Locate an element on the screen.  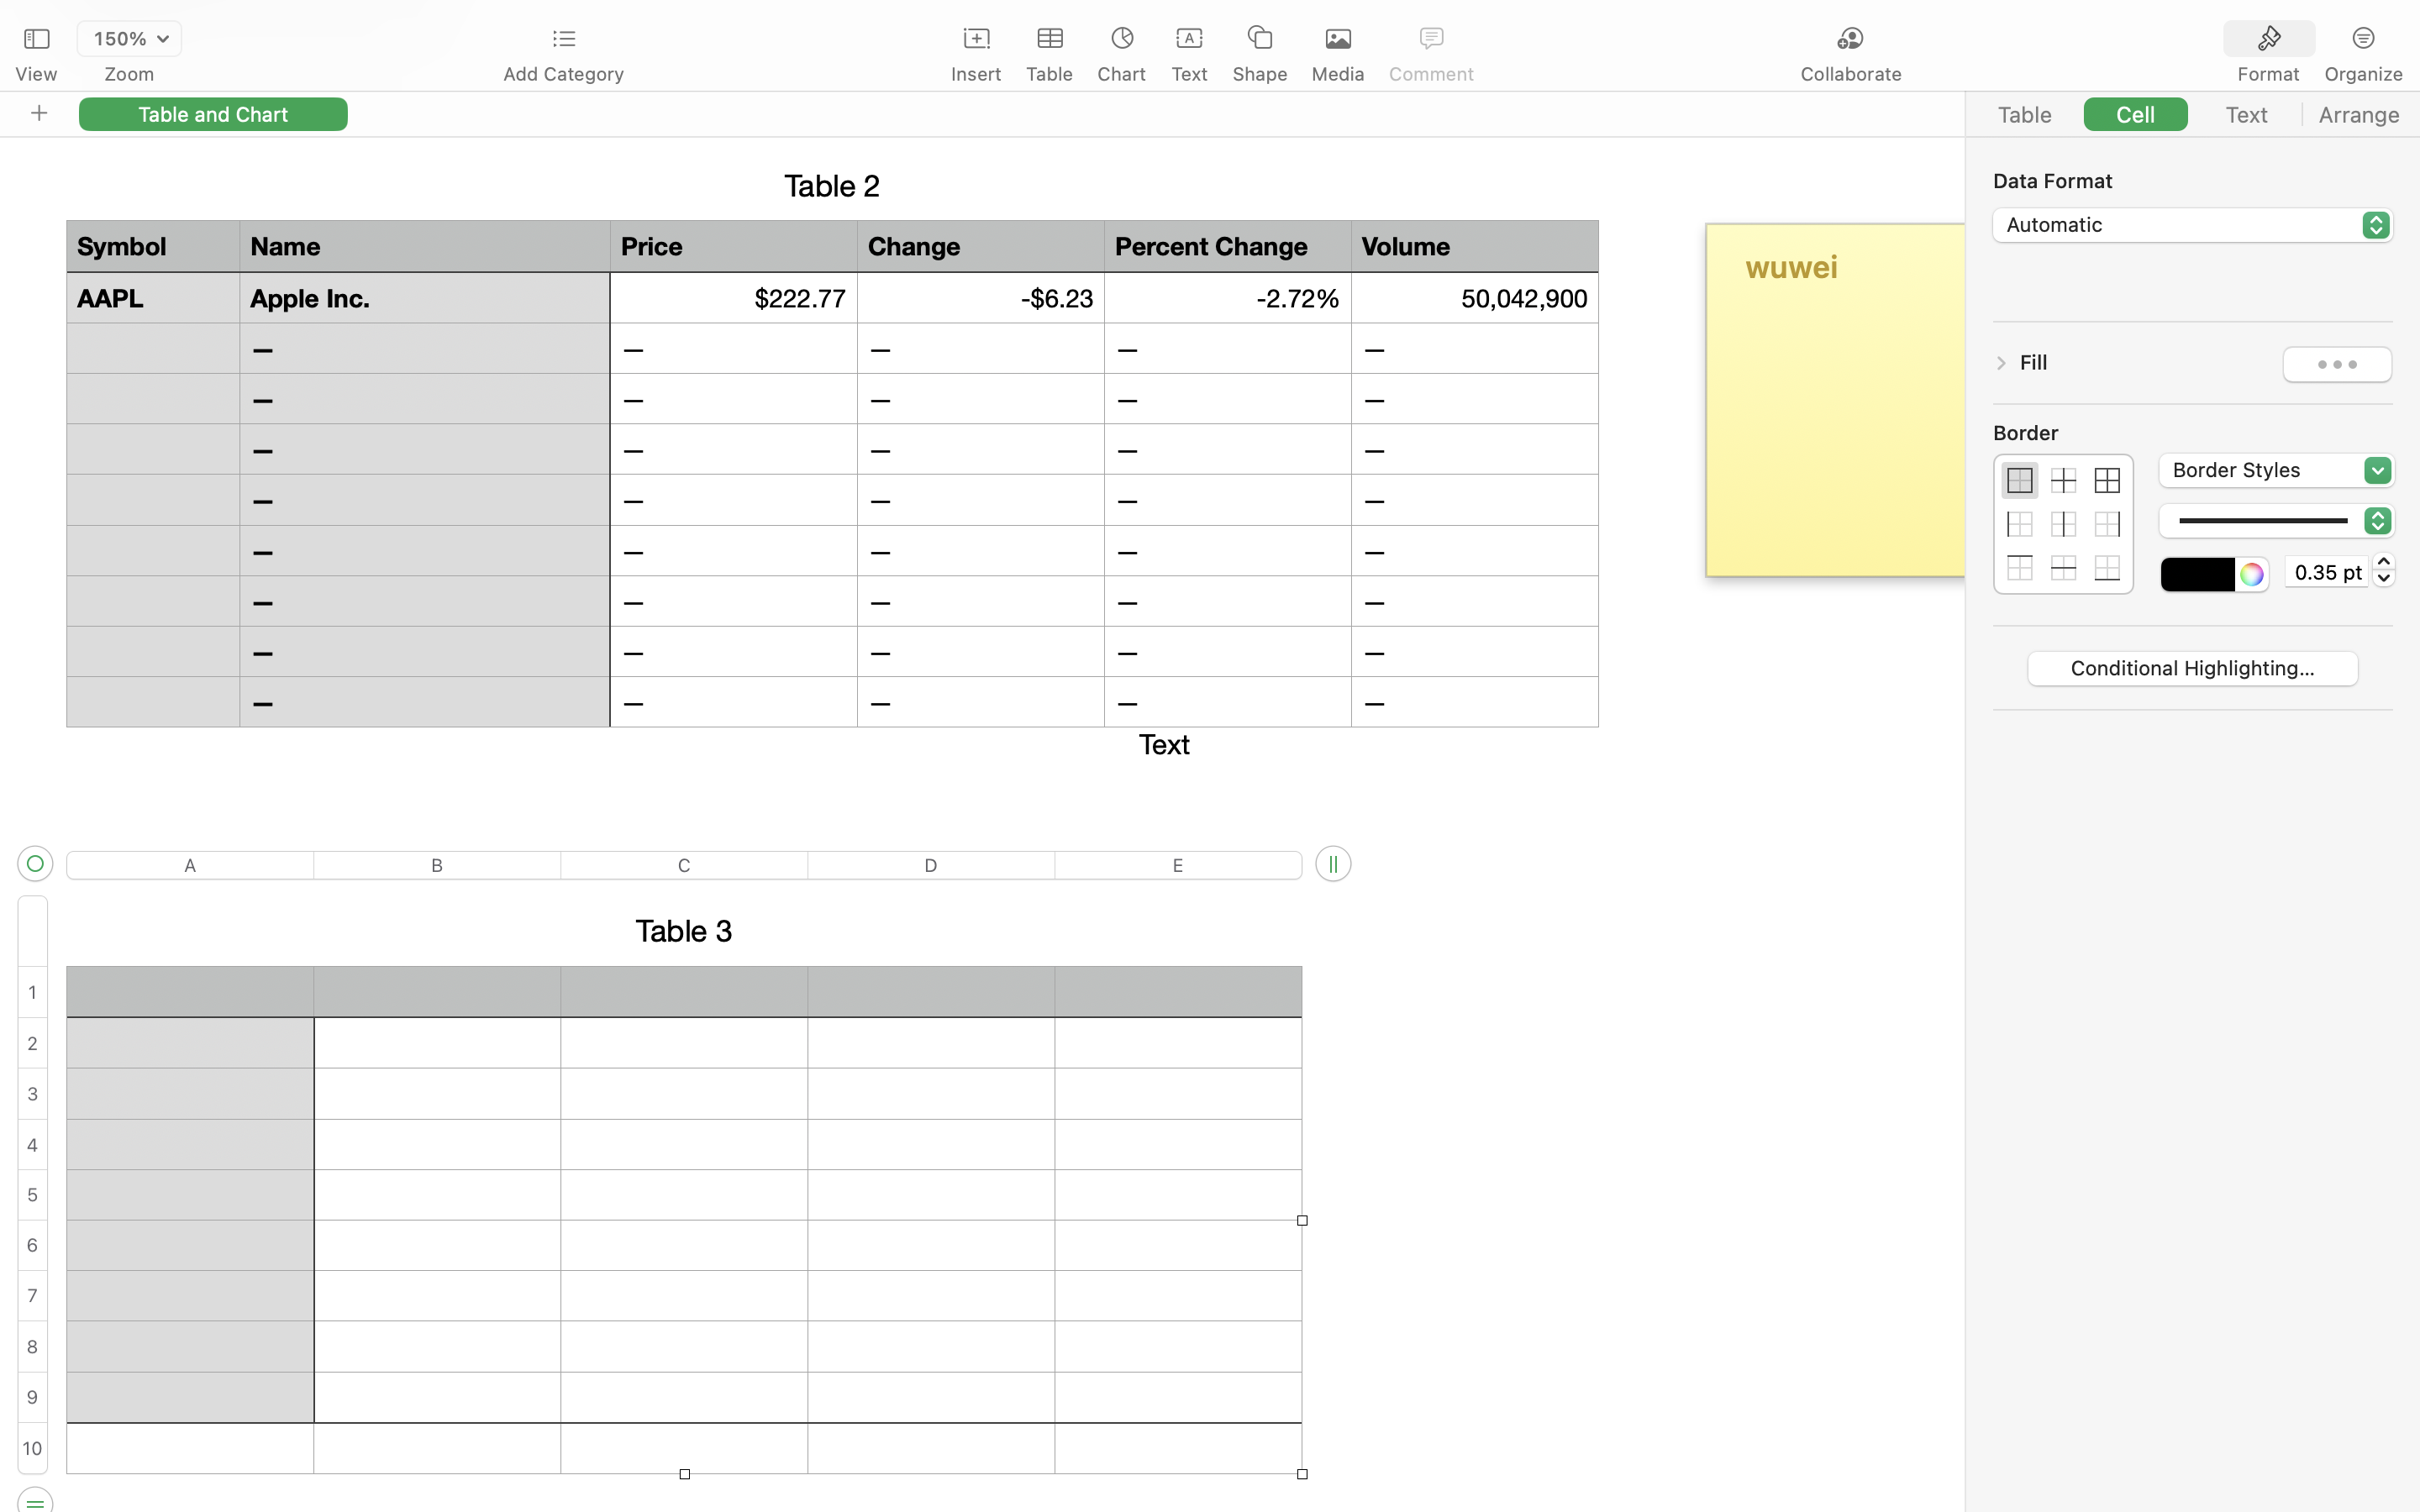
'Media' is located at coordinates (1338, 74).